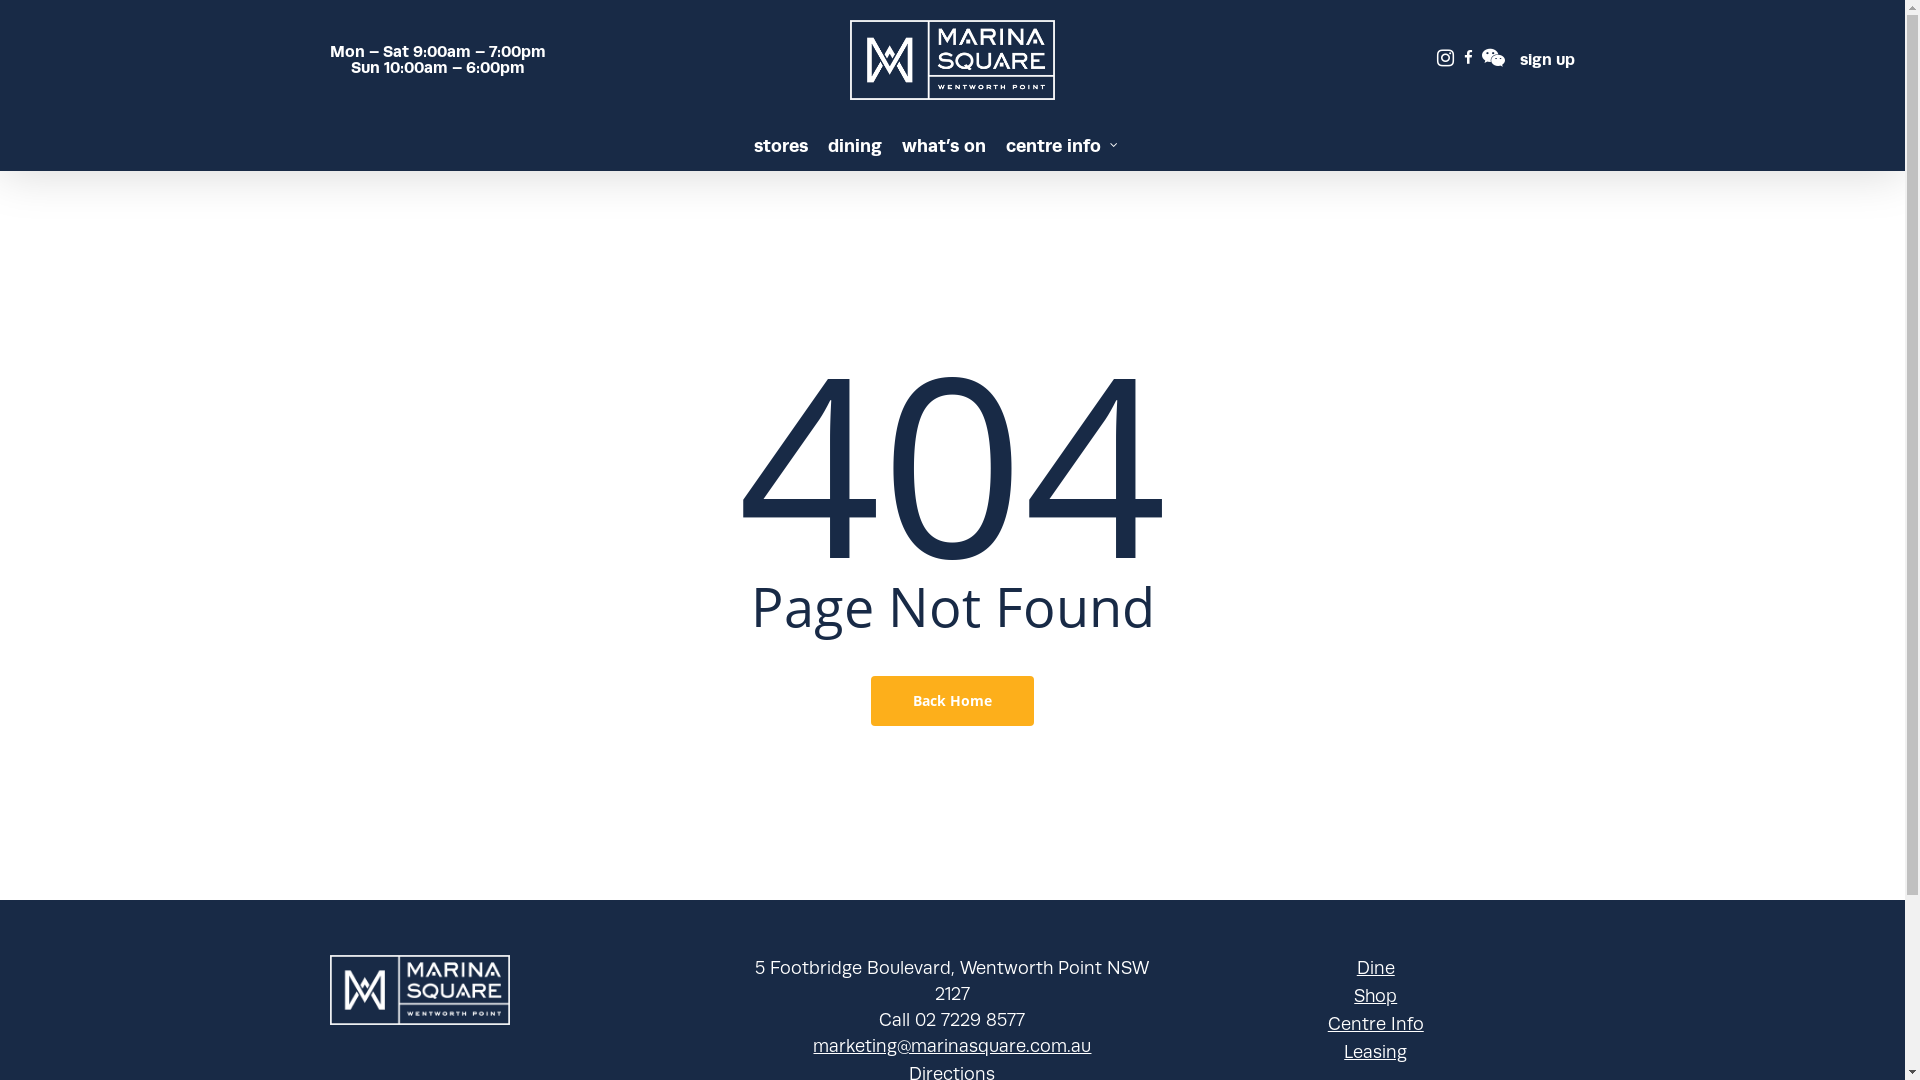 This screenshot has width=1920, height=1080. What do you see at coordinates (854, 144) in the screenshot?
I see `'dining'` at bounding box center [854, 144].